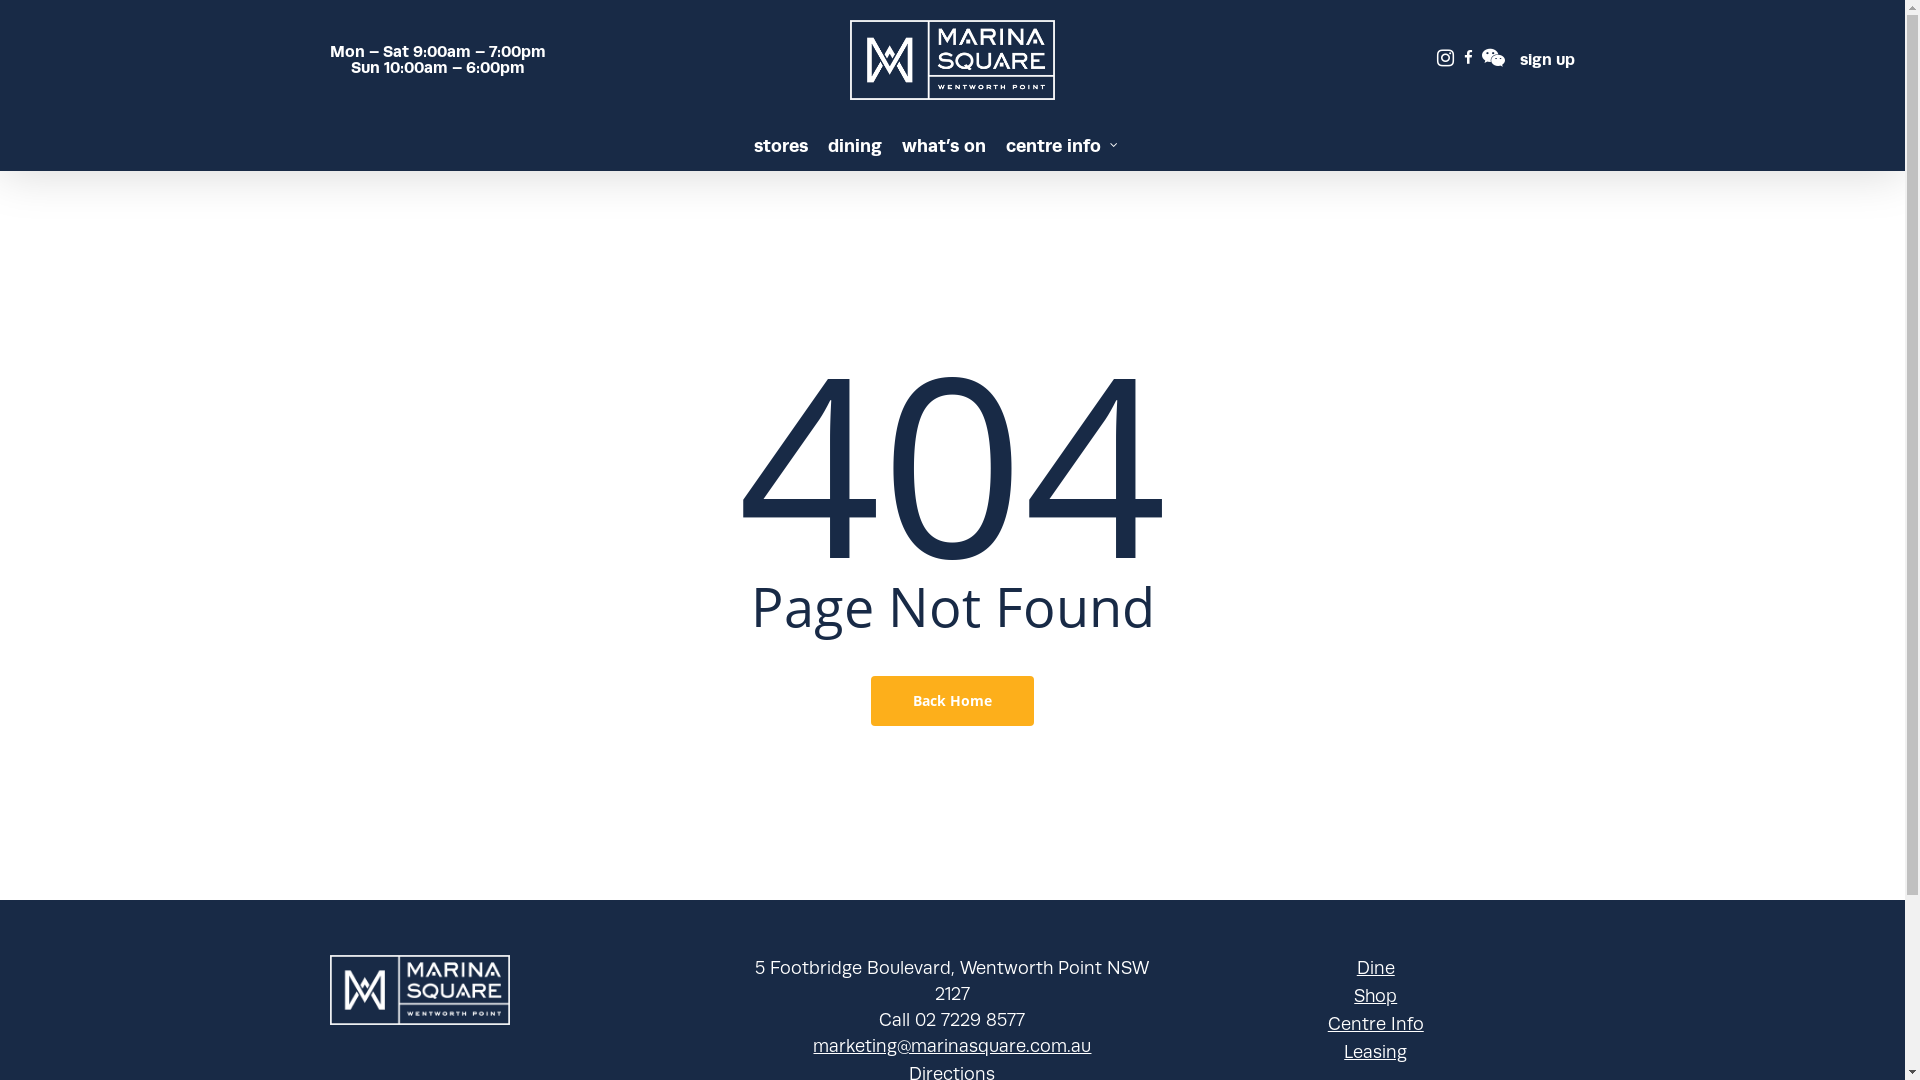 This screenshot has width=1920, height=1080. What do you see at coordinates (854, 144) in the screenshot?
I see `'dining'` at bounding box center [854, 144].